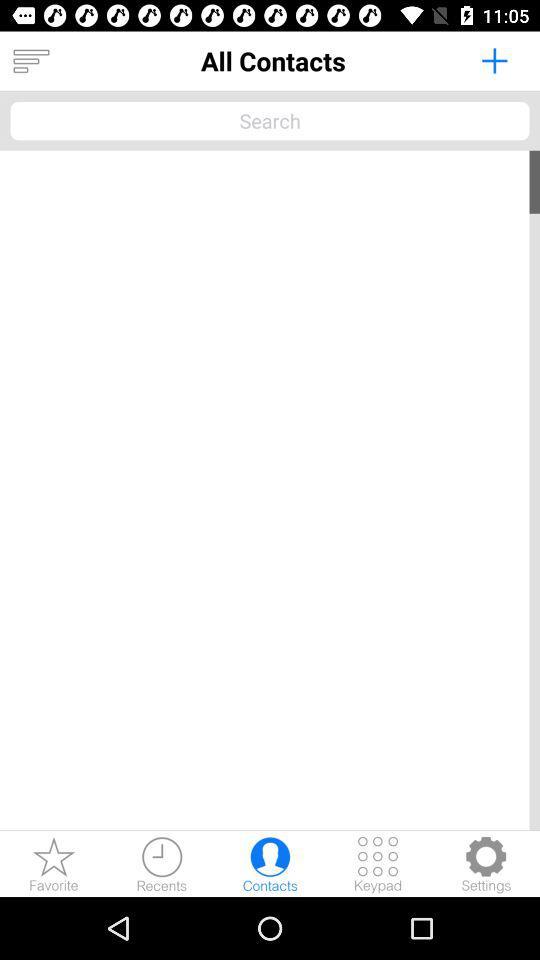  I want to click on item at the top left corner, so click(30, 61).